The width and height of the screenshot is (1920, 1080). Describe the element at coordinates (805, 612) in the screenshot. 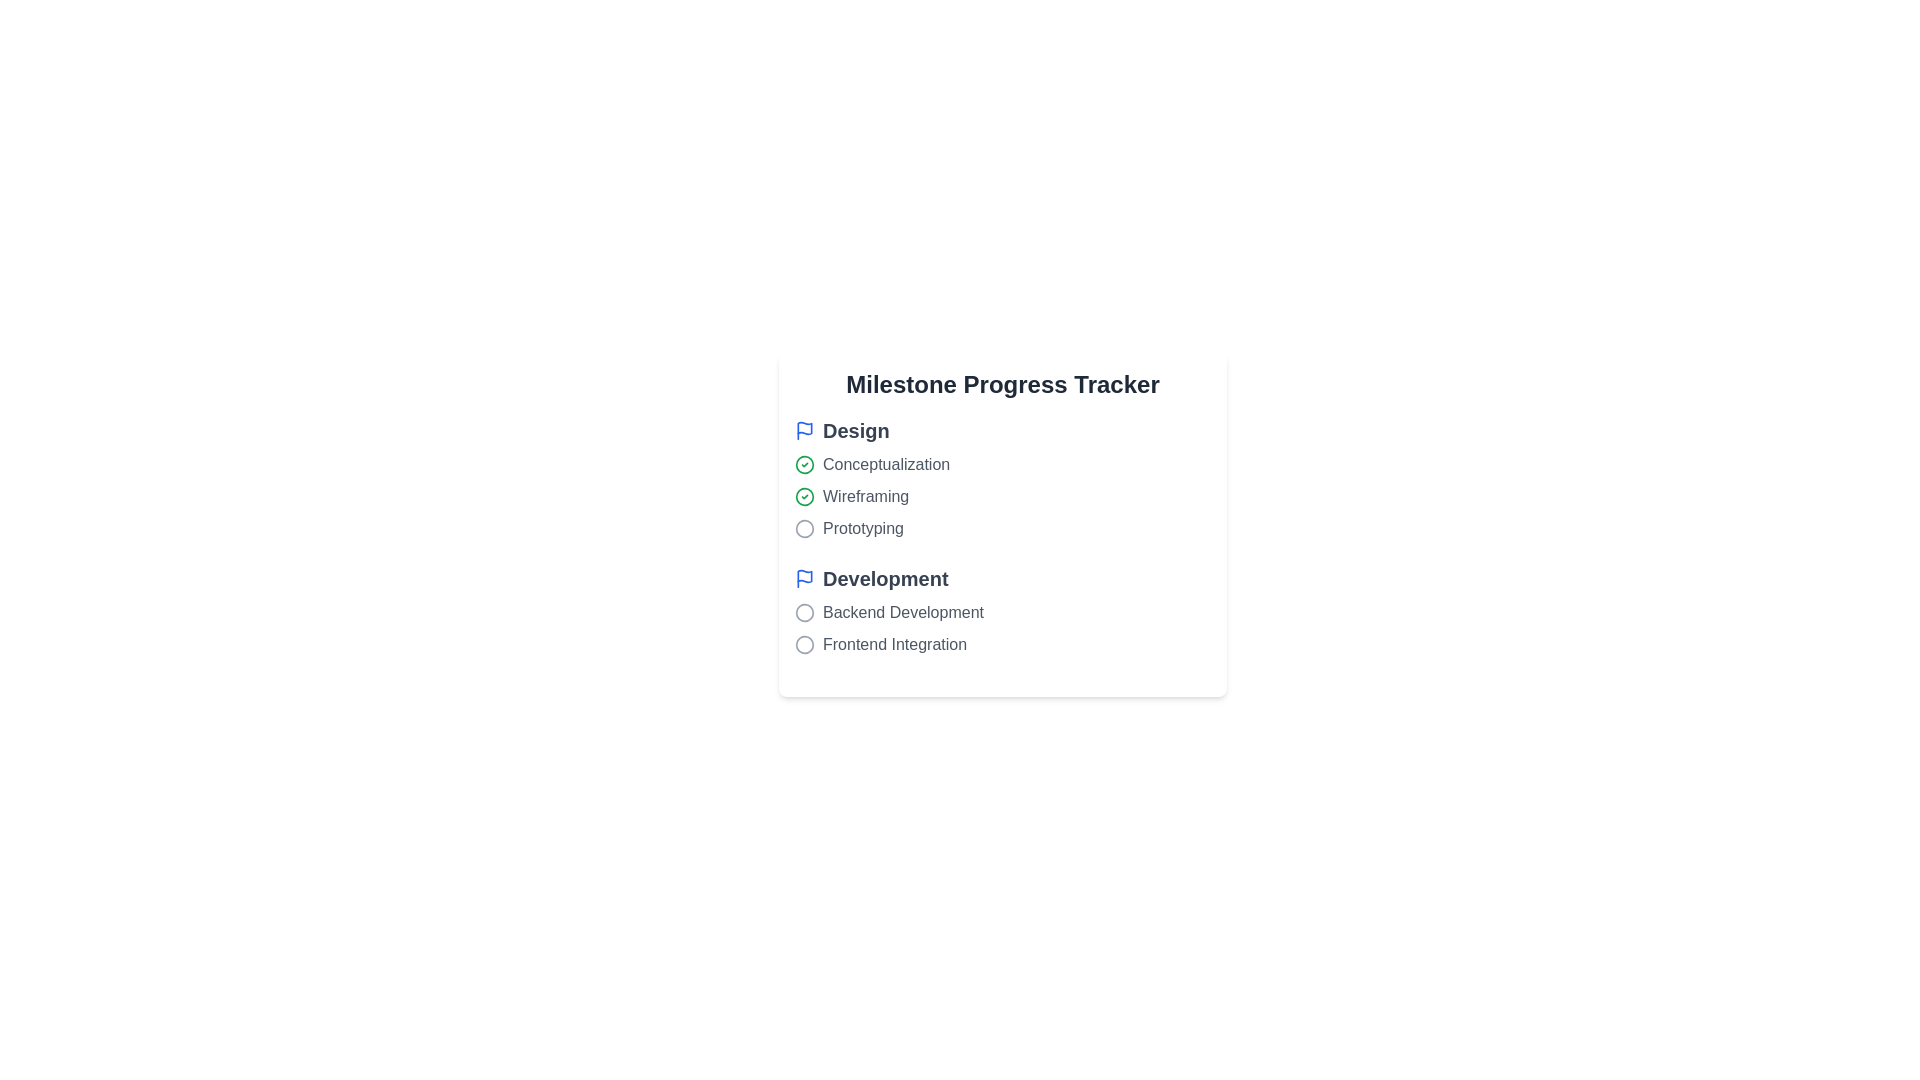

I see `the circular indicator within the 'Development' section of the 'Milestone Progress Tracker' that is styled with a gray stroke and no fill` at that location.